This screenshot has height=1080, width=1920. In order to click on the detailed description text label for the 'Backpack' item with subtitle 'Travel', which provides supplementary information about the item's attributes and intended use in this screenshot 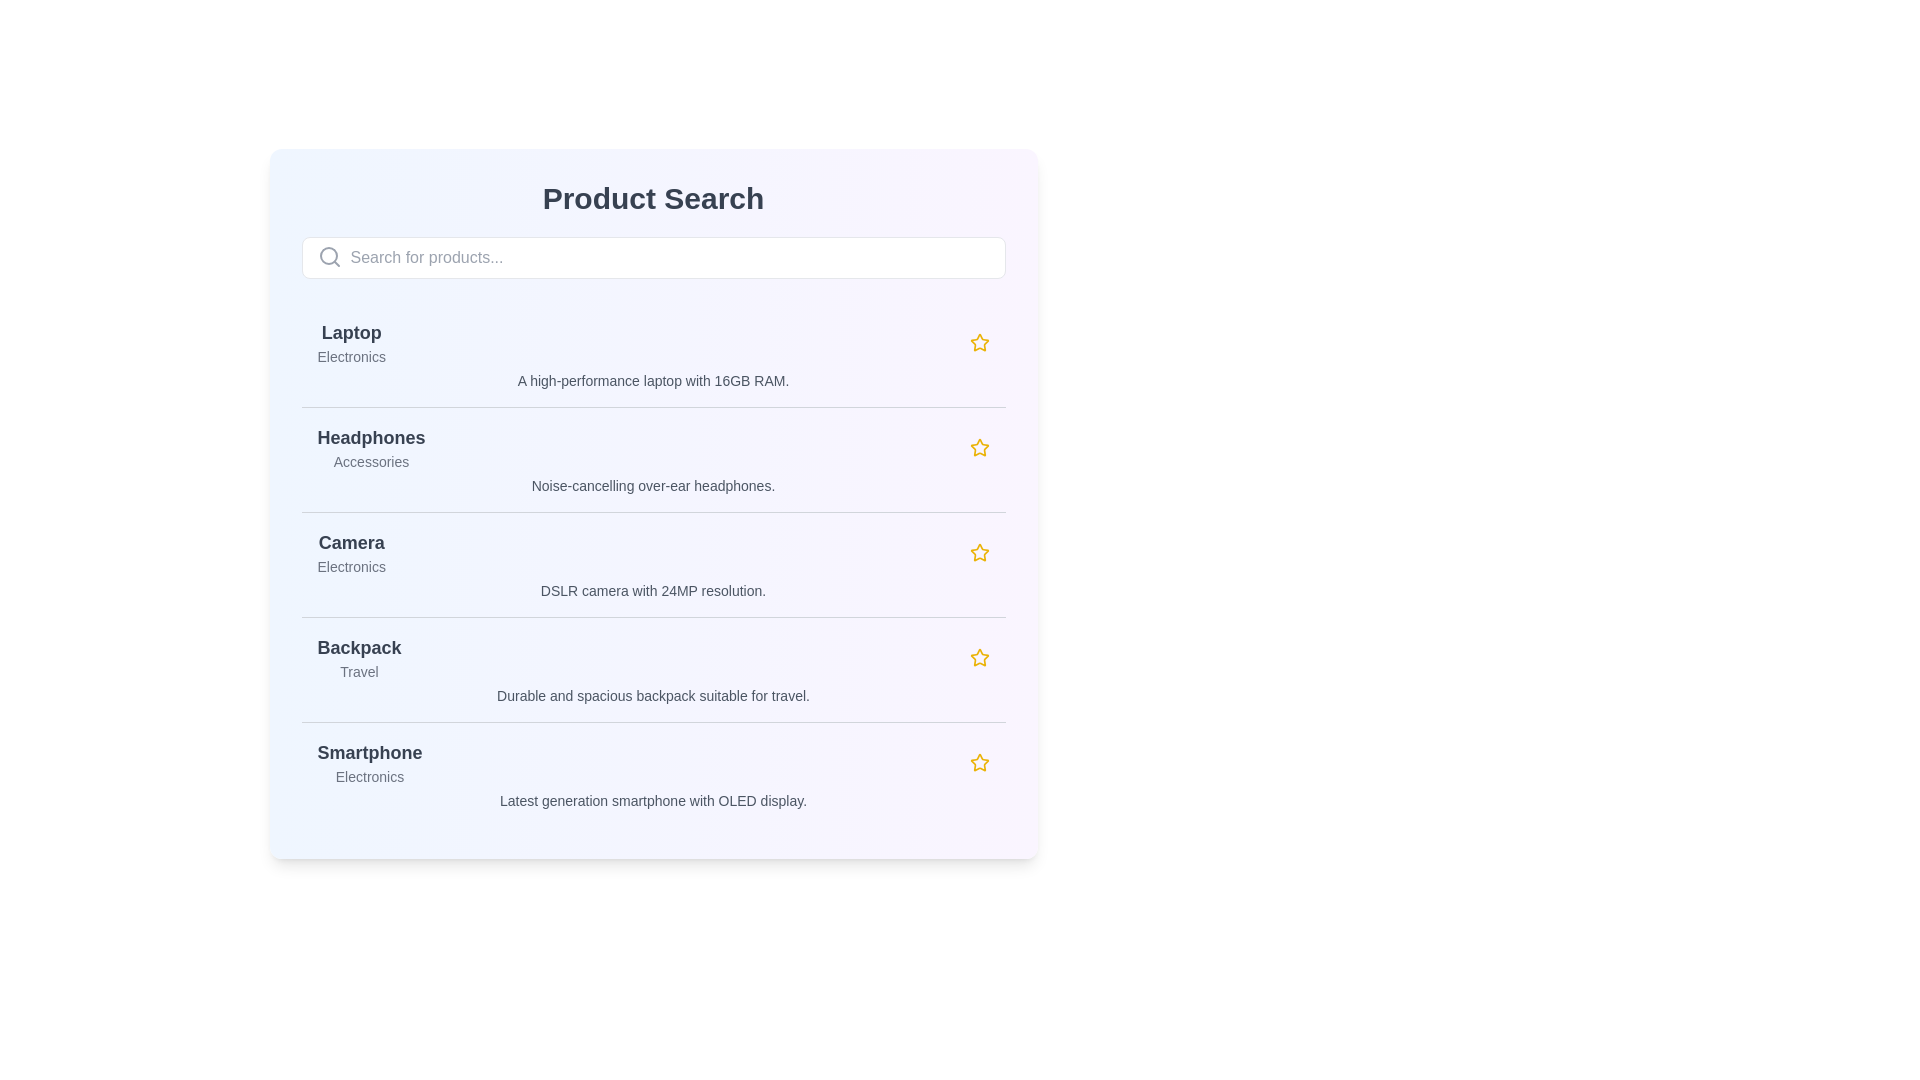, I will do `click(653, 694)`.